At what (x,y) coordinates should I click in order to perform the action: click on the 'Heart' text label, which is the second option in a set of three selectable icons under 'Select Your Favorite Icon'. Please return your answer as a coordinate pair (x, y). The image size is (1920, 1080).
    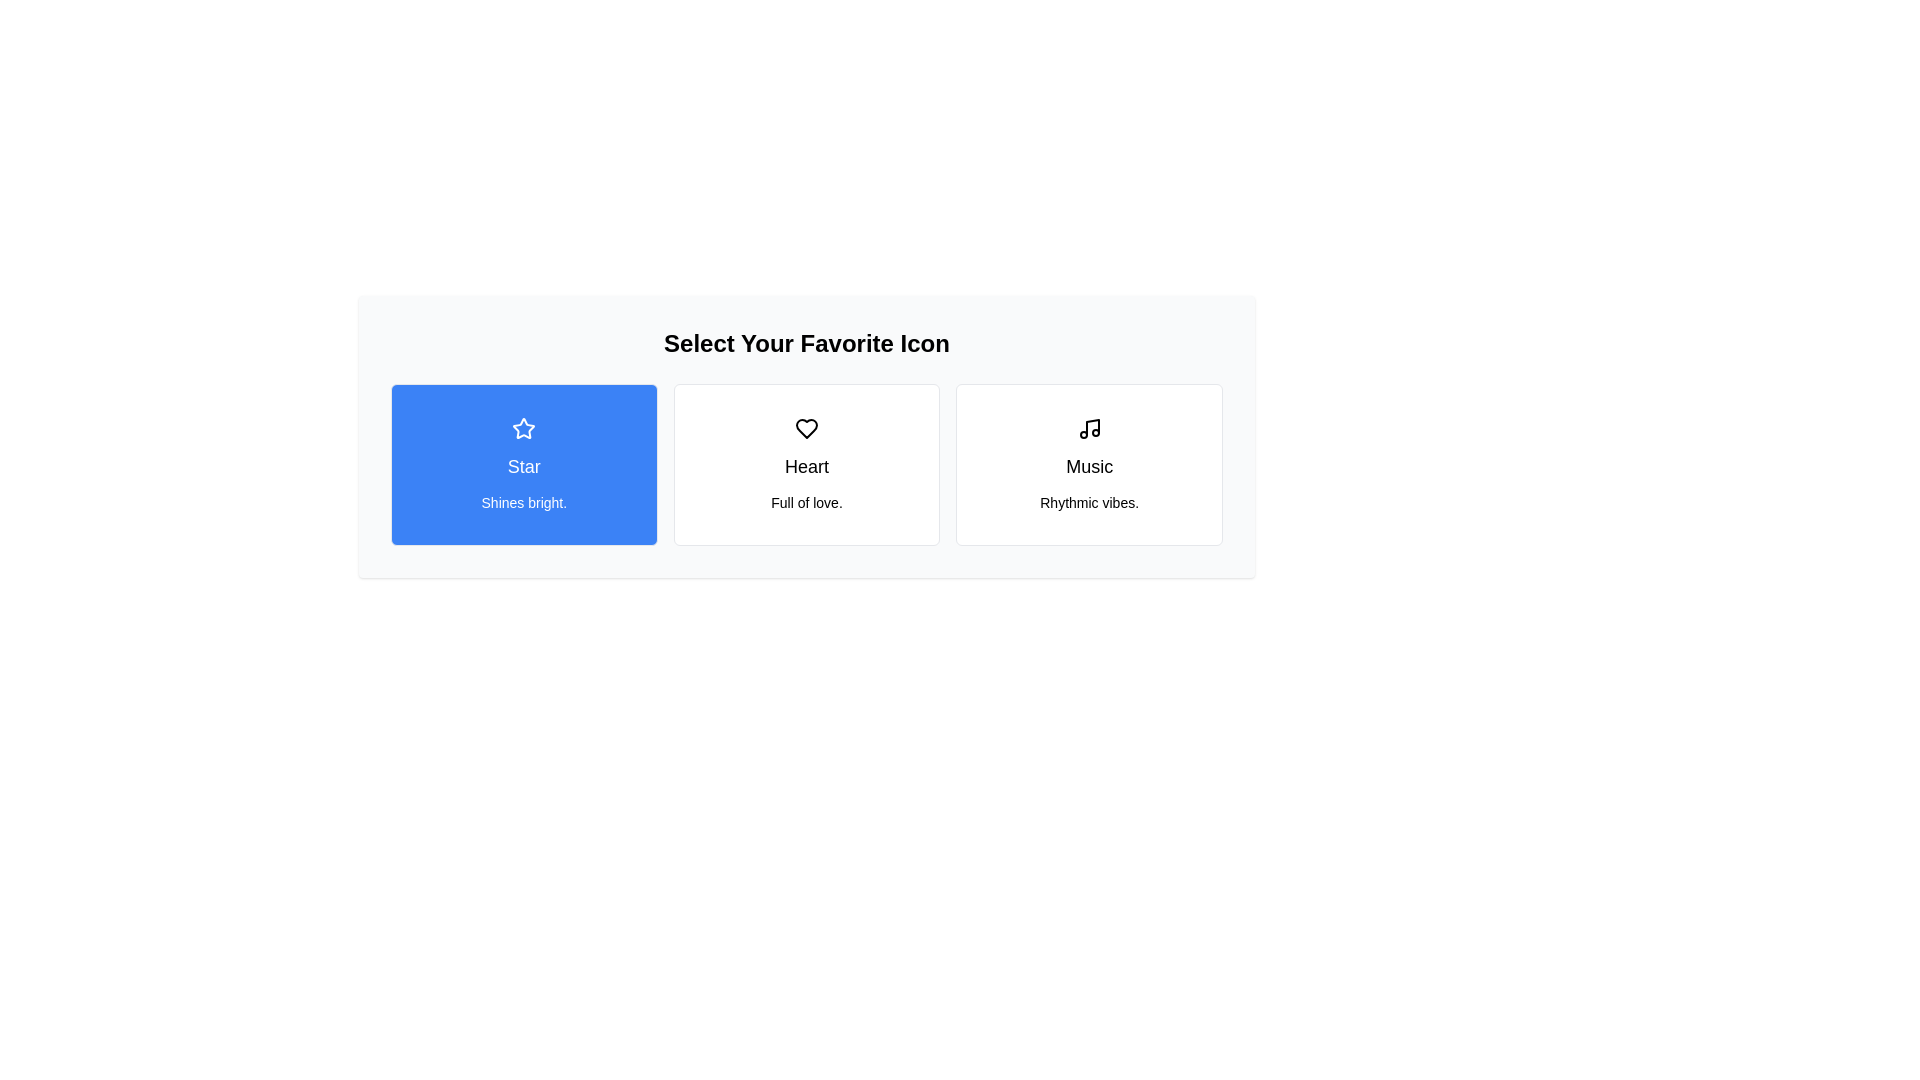
    Looking at the image, I should click on (806, 466).